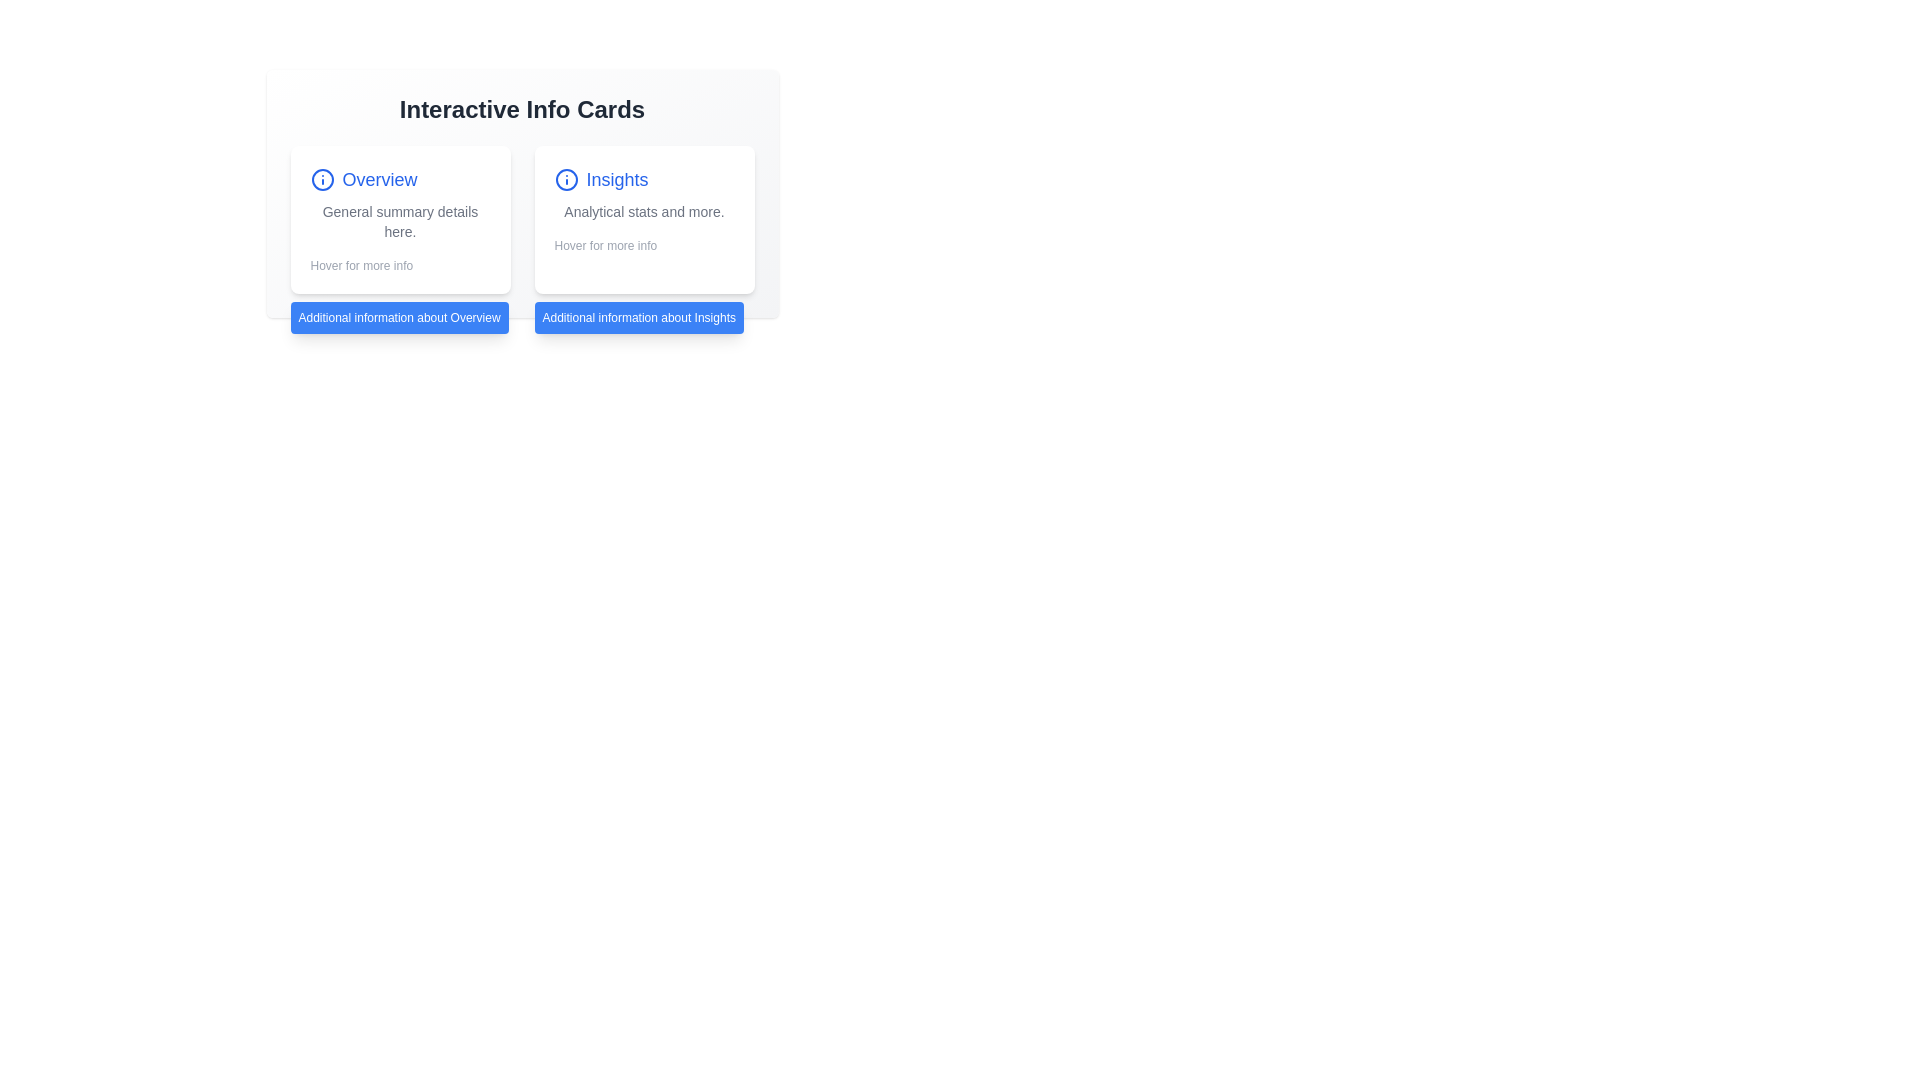 The height and width of the screenshot is (1080, 1920). What do you see at coordinates (361, 265) in the screenshot?
I see `the text label that reads 'Hover for more info', located in the bottom-left section of the 'Overview' card` at bounding box center [361, 265].